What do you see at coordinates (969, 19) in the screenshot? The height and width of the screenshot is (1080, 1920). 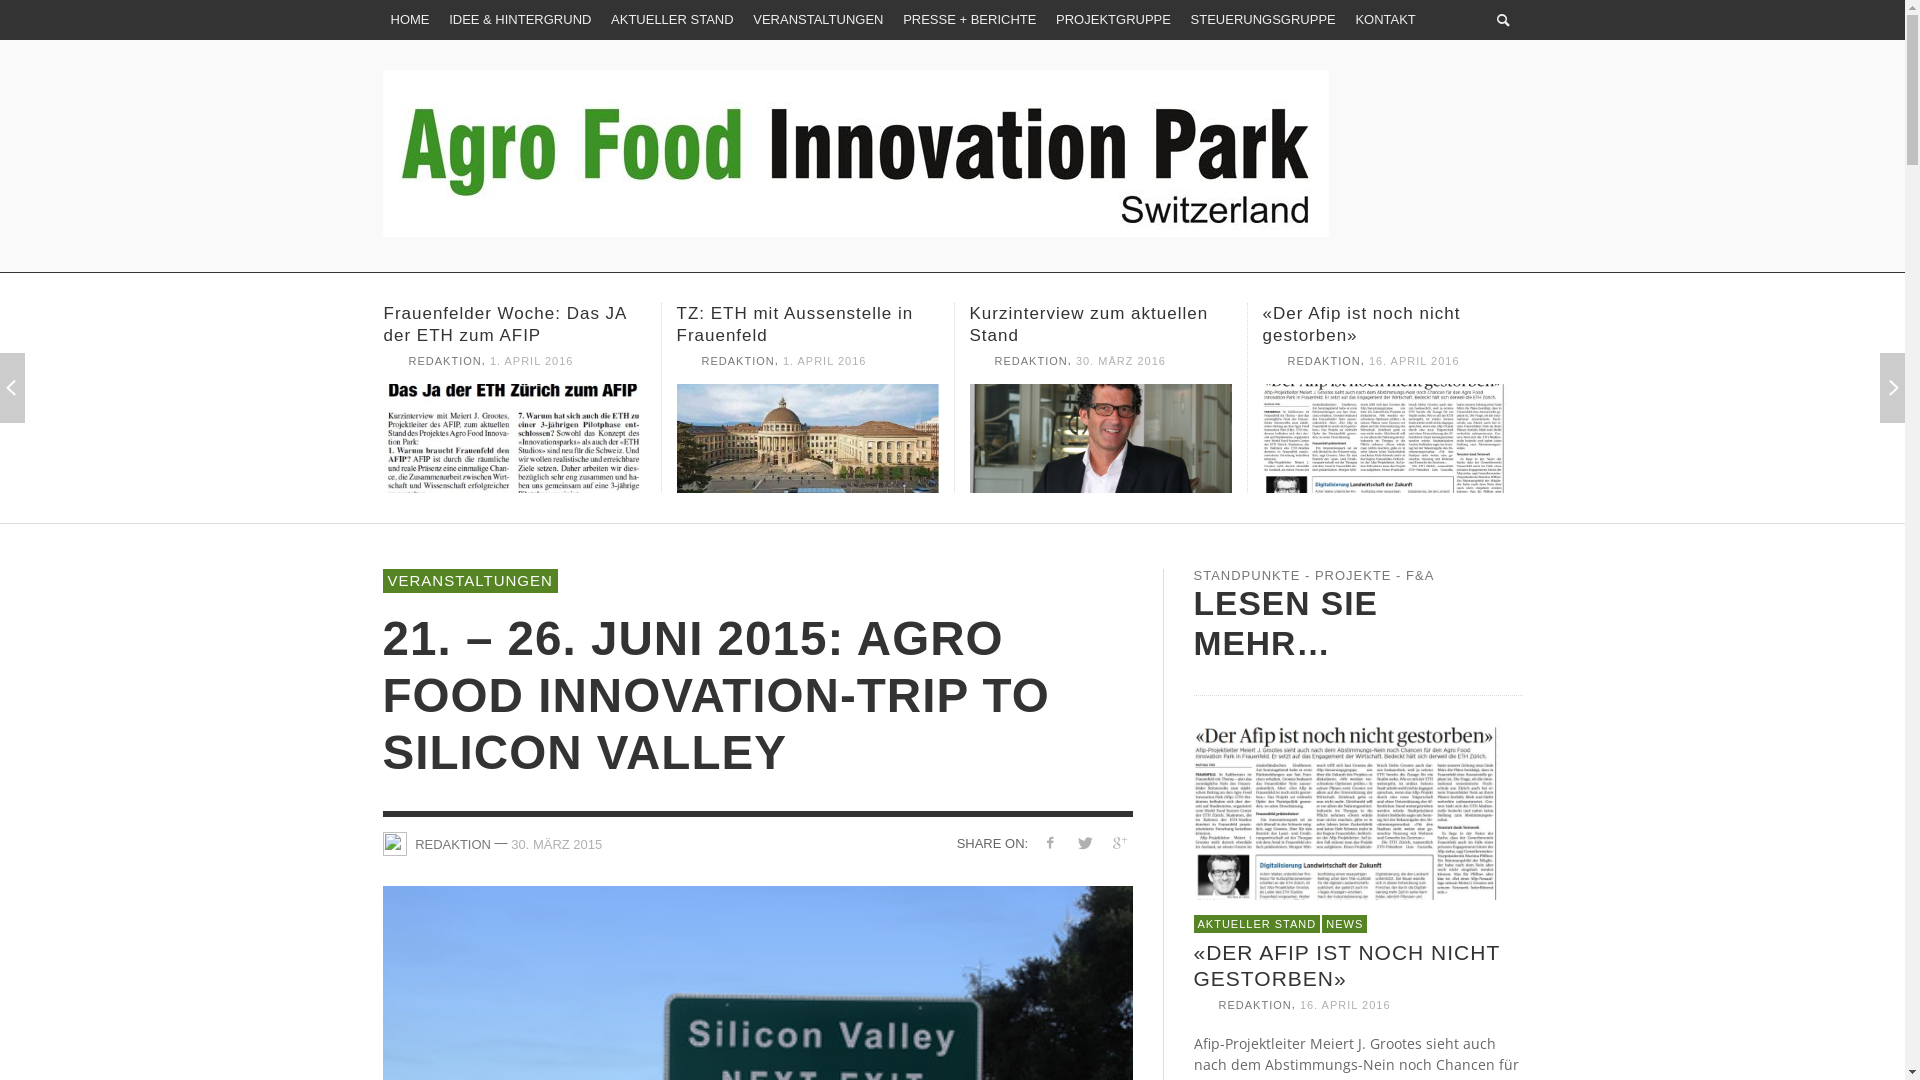 I see `'PRESSE + BERICHTE'` at bounding box center [969, 19].